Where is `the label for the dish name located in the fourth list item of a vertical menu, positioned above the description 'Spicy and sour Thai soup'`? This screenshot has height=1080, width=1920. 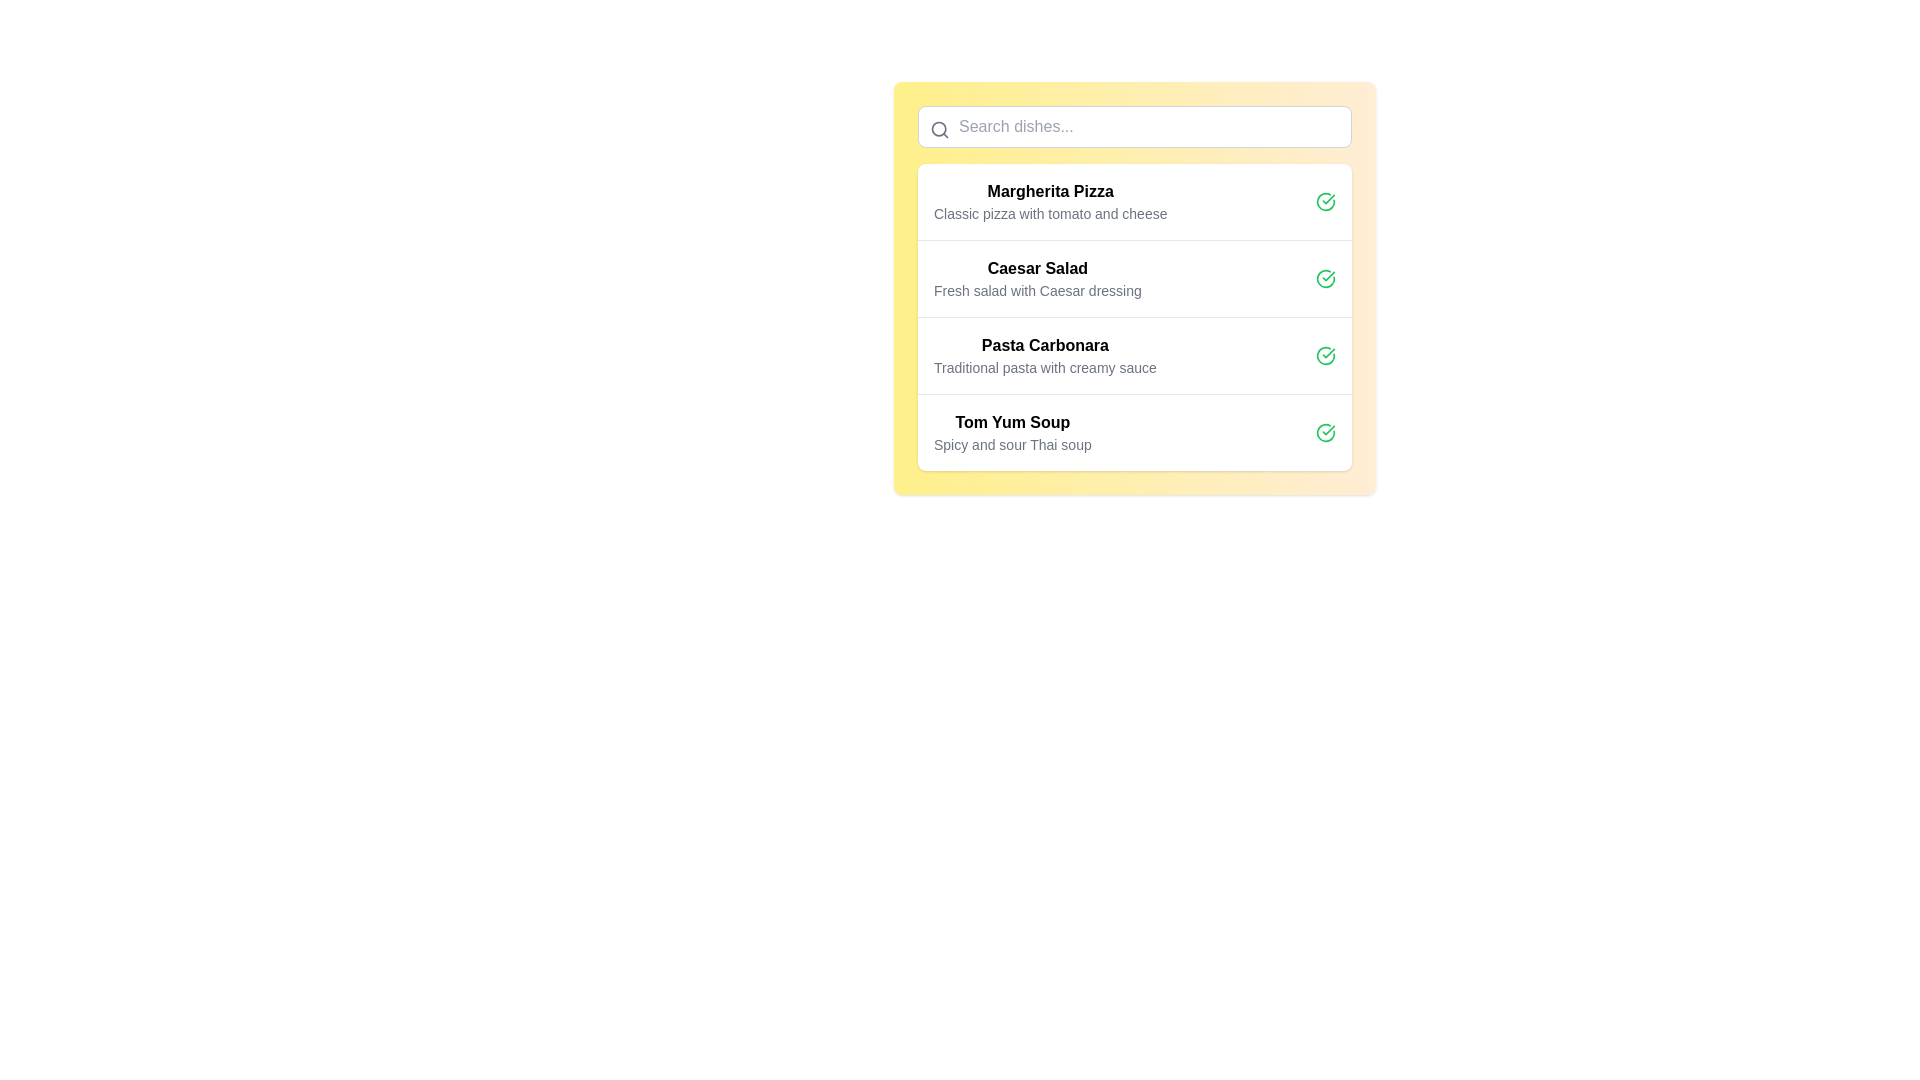 the label for the dish name located in the fourth list item of a vertical menu, positioned above the description 'Spicy and sour Thai soup' is located at coordinates (1012, 422).